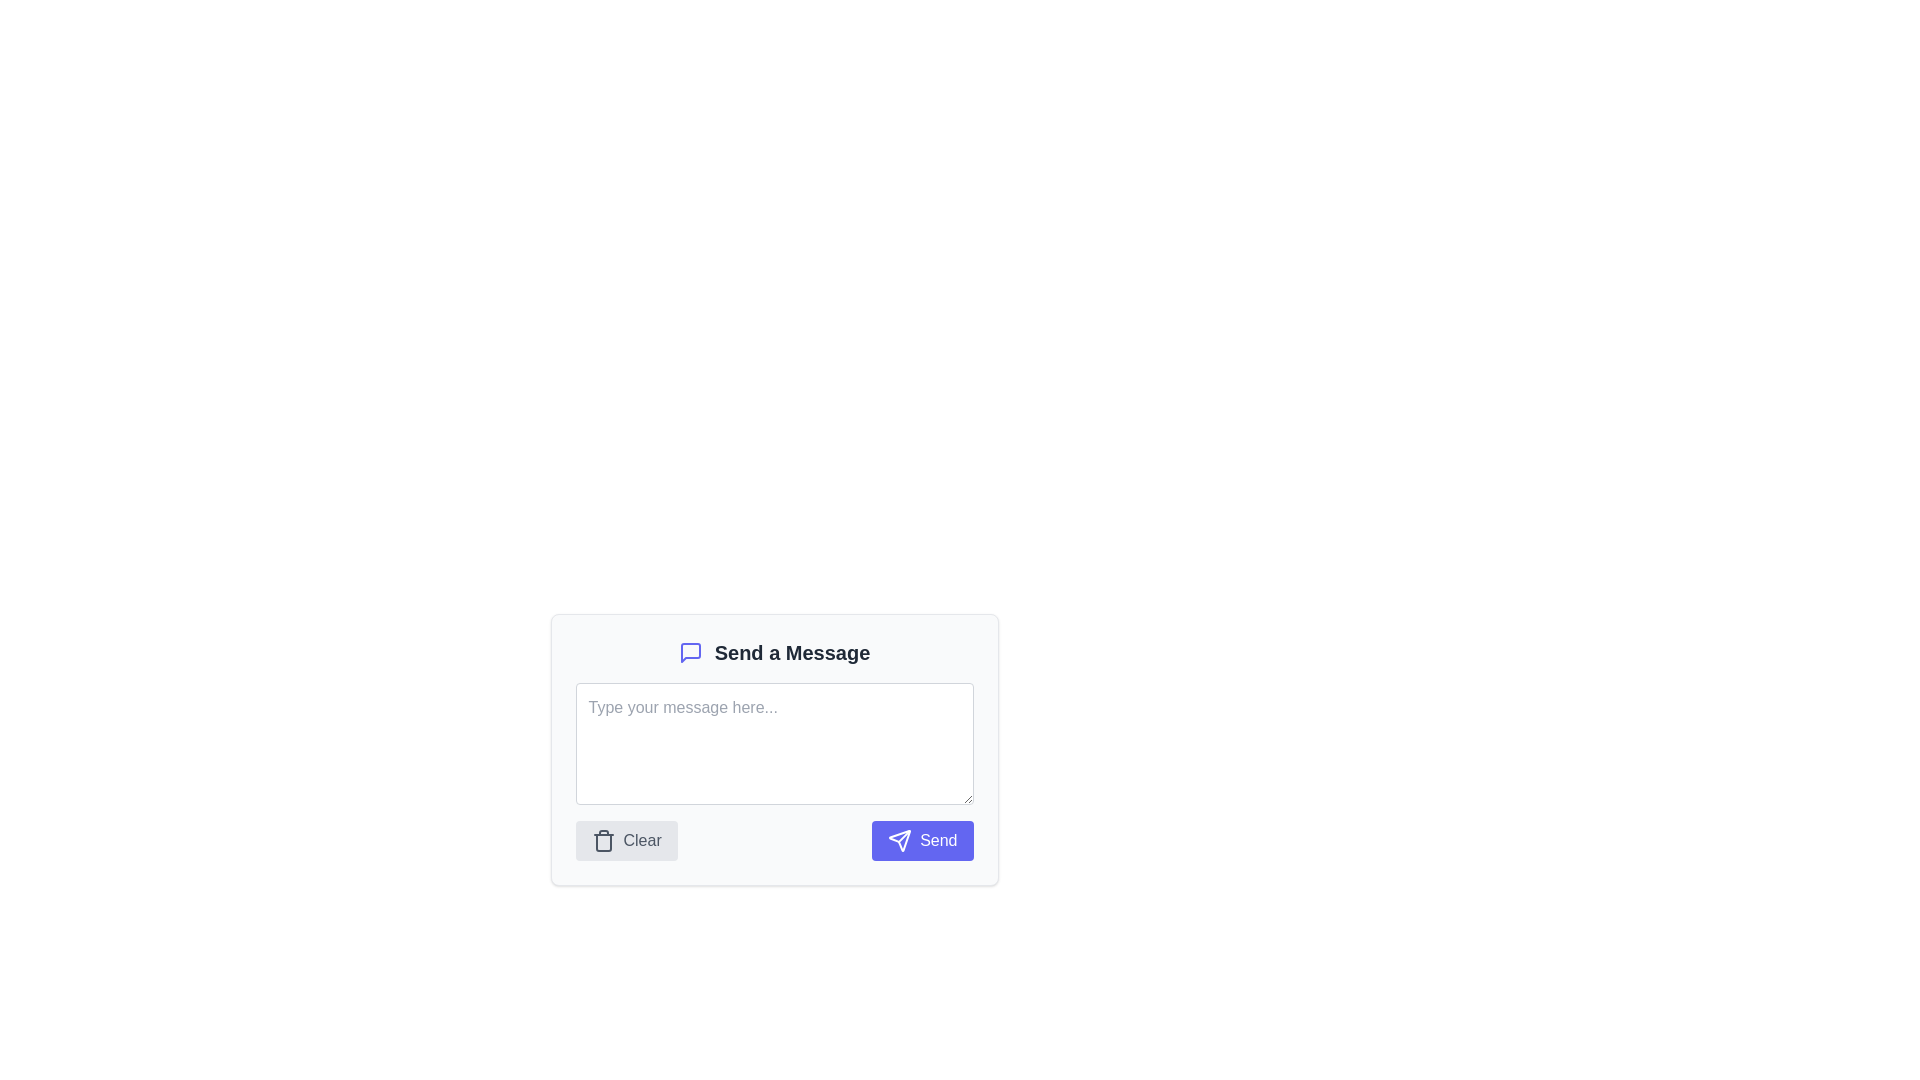 Image resolution: width=1920 pixels, height=1080 pixels. What do you see at coordinates (773, 749) in the screenshot?
I see `the text input field labeled 'Type your message here...' by tabbing into it` at bounding box center [773, 749].